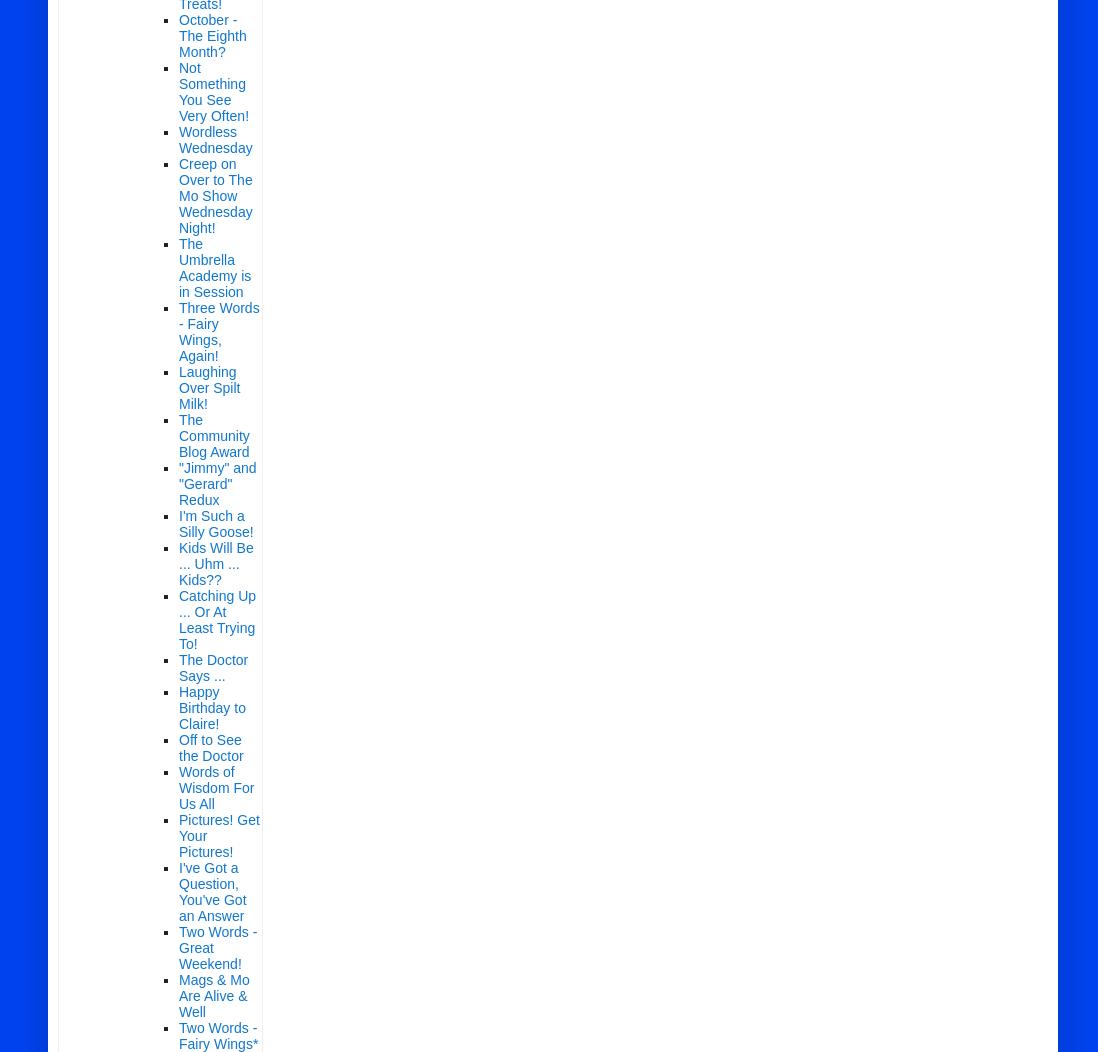 Image resolution: width=1098 pixels, height=1052 pixels. Describe the element at coordinates (218, 331) in the screenshot. I see `'Three Words - Fairy Wings, Again!'` at that location.